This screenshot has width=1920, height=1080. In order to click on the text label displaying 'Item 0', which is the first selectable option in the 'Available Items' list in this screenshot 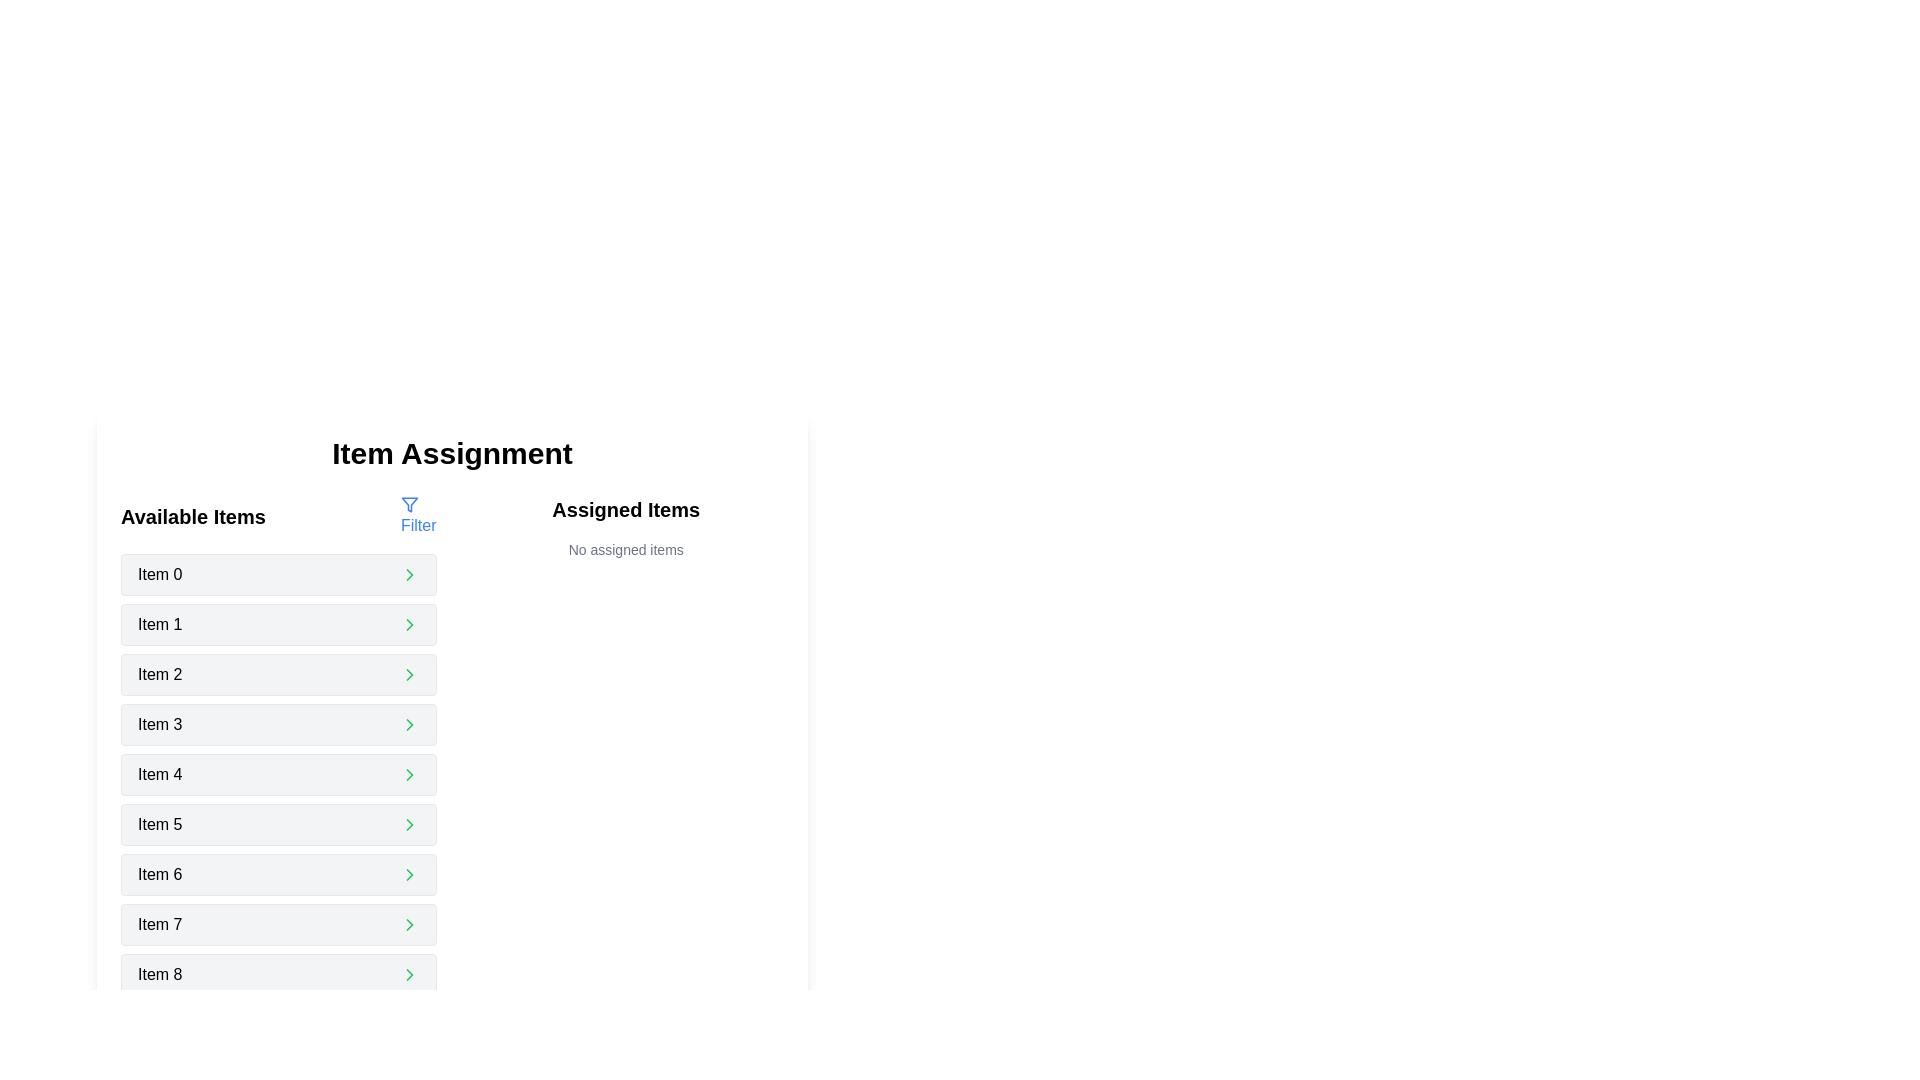, I will do `click(160, 574)`.